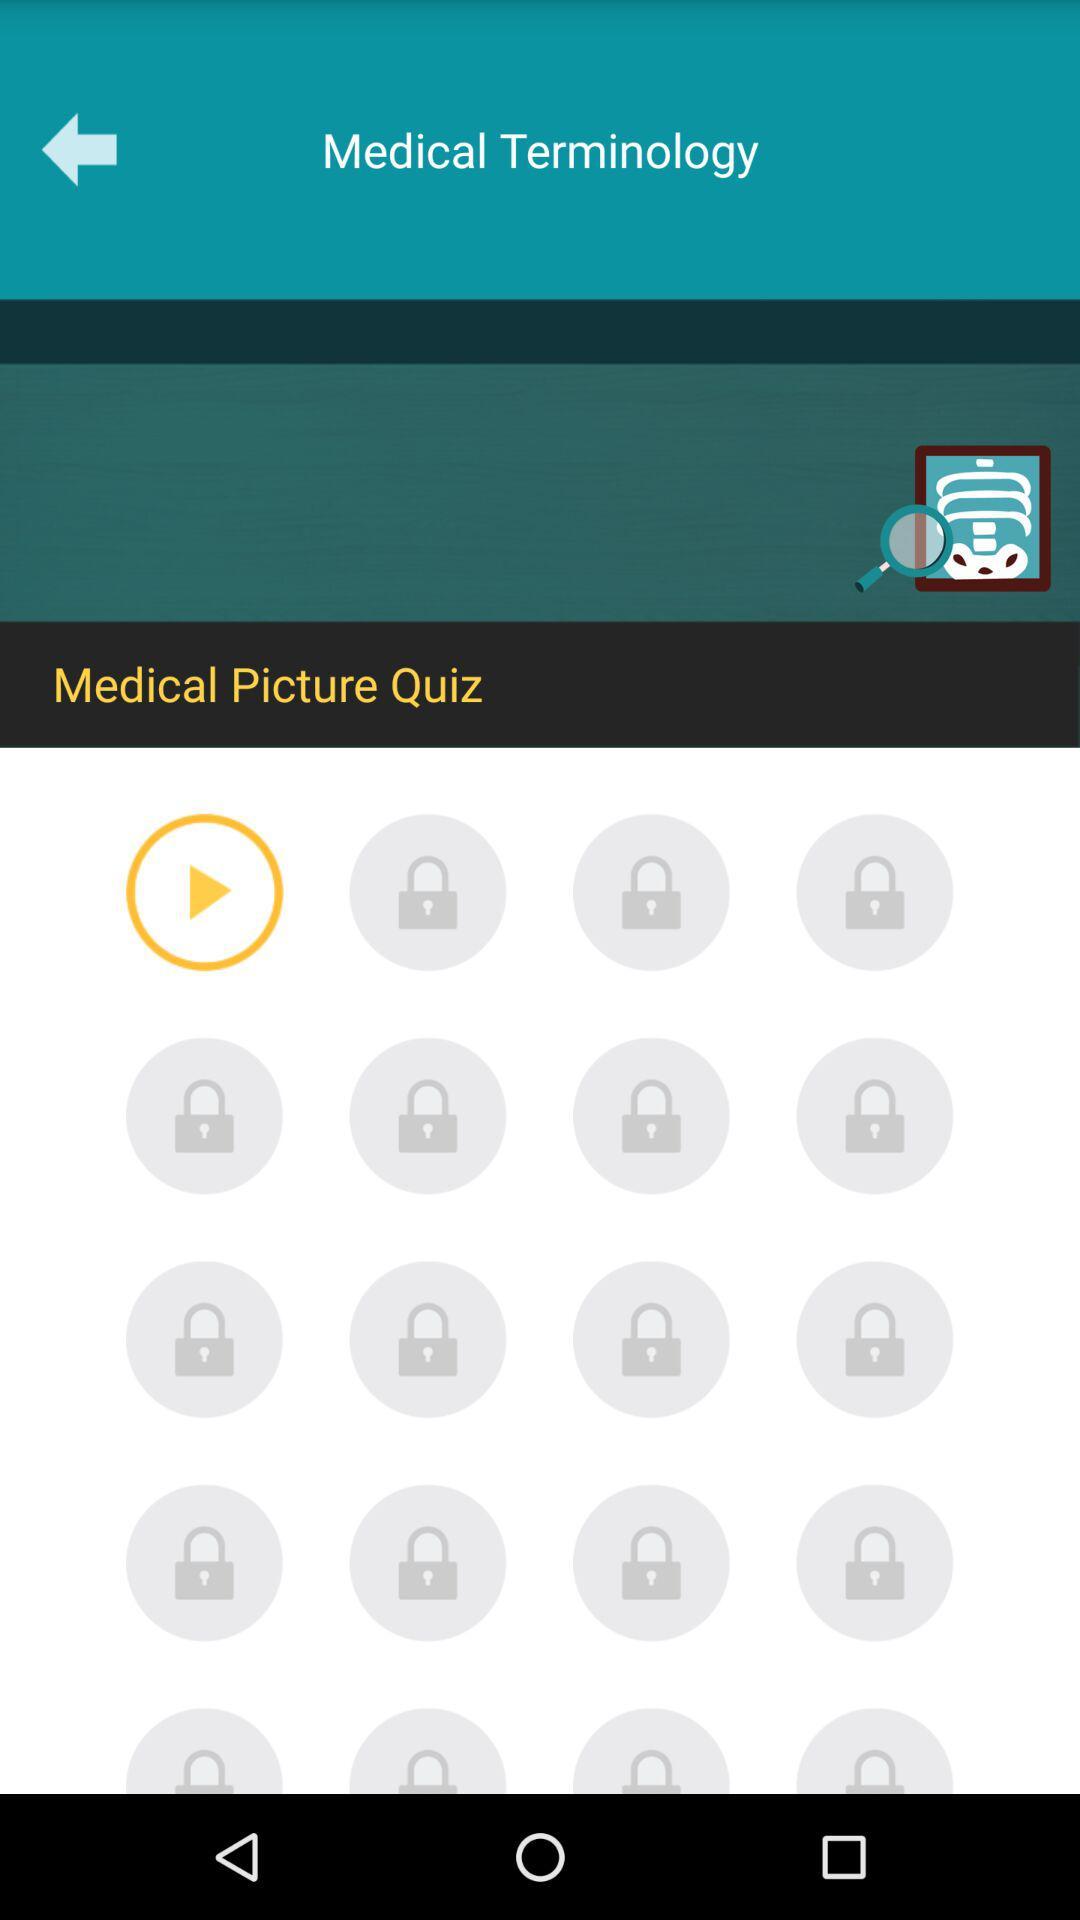  Describe the element at coordinates (874, 1749) in the screenshot. I see `locked` at that location.